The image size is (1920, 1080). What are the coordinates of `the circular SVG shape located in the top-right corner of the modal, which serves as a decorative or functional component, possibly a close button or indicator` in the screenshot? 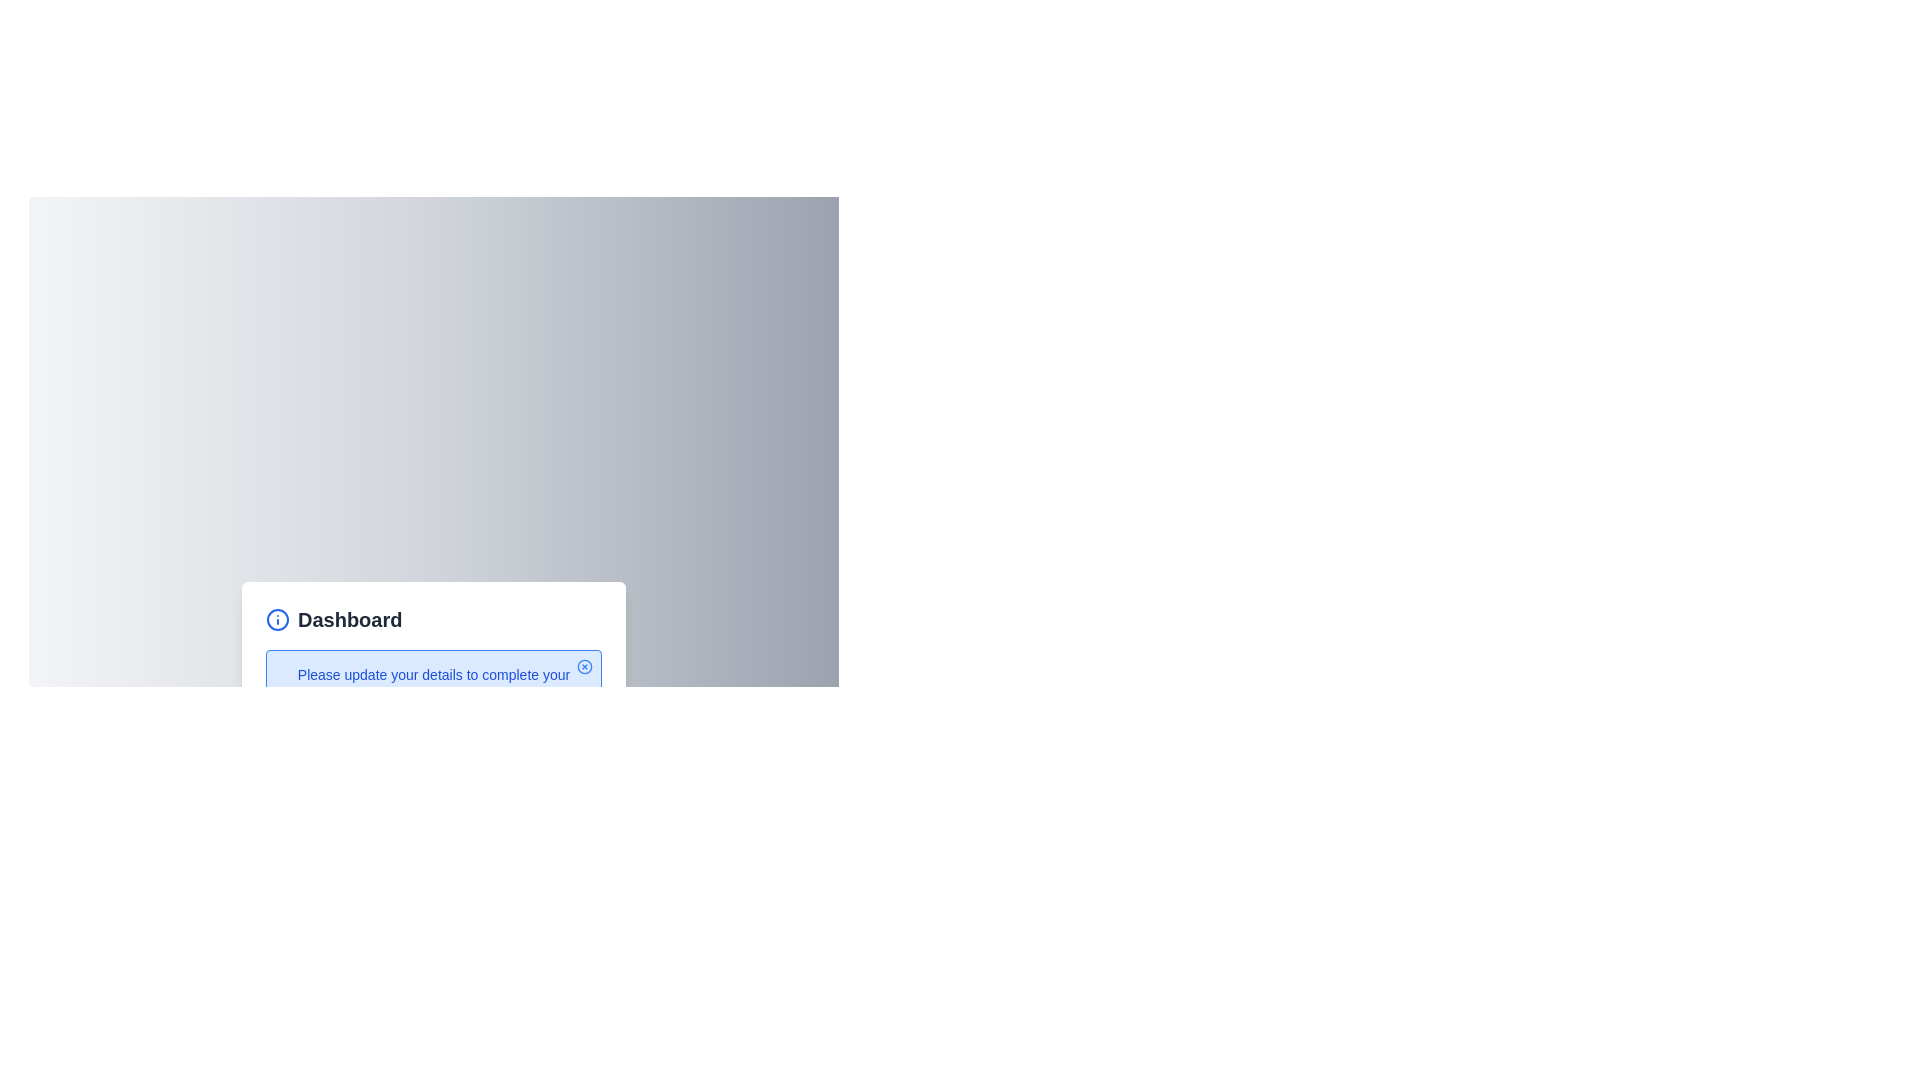 It's located at (584, 667).